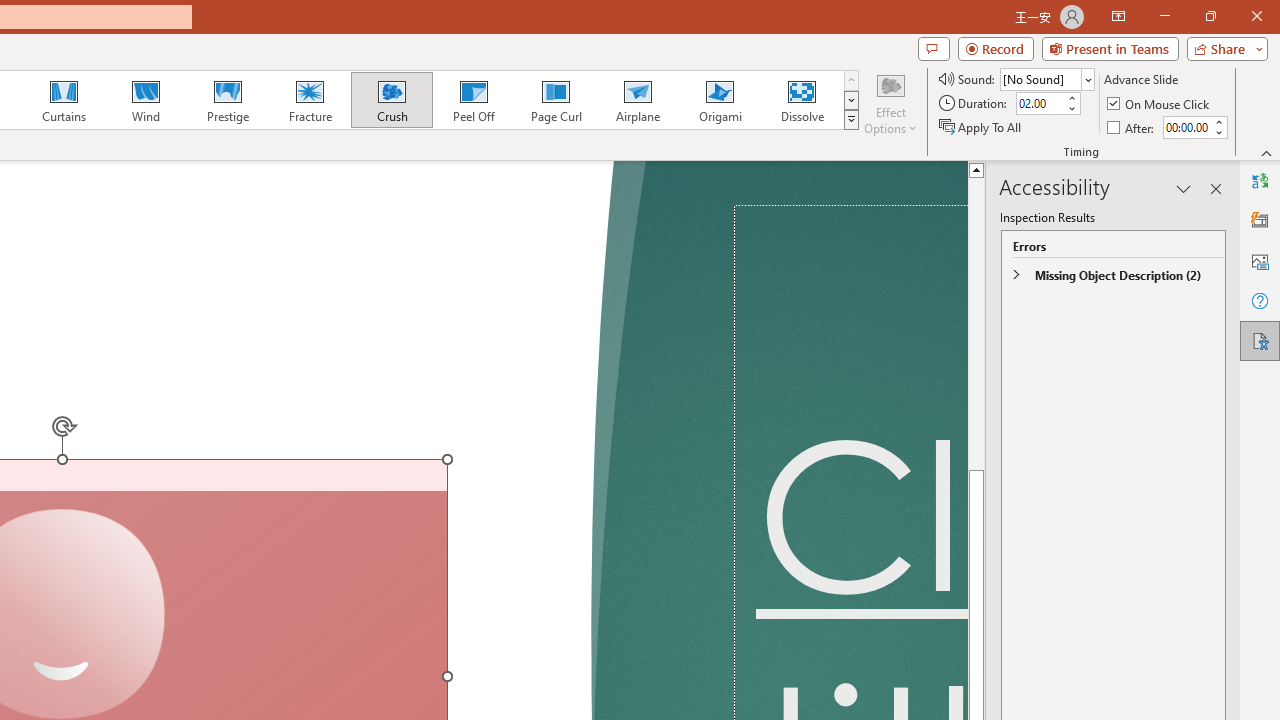  I want to click on 'Duration', so click(1040, 103).